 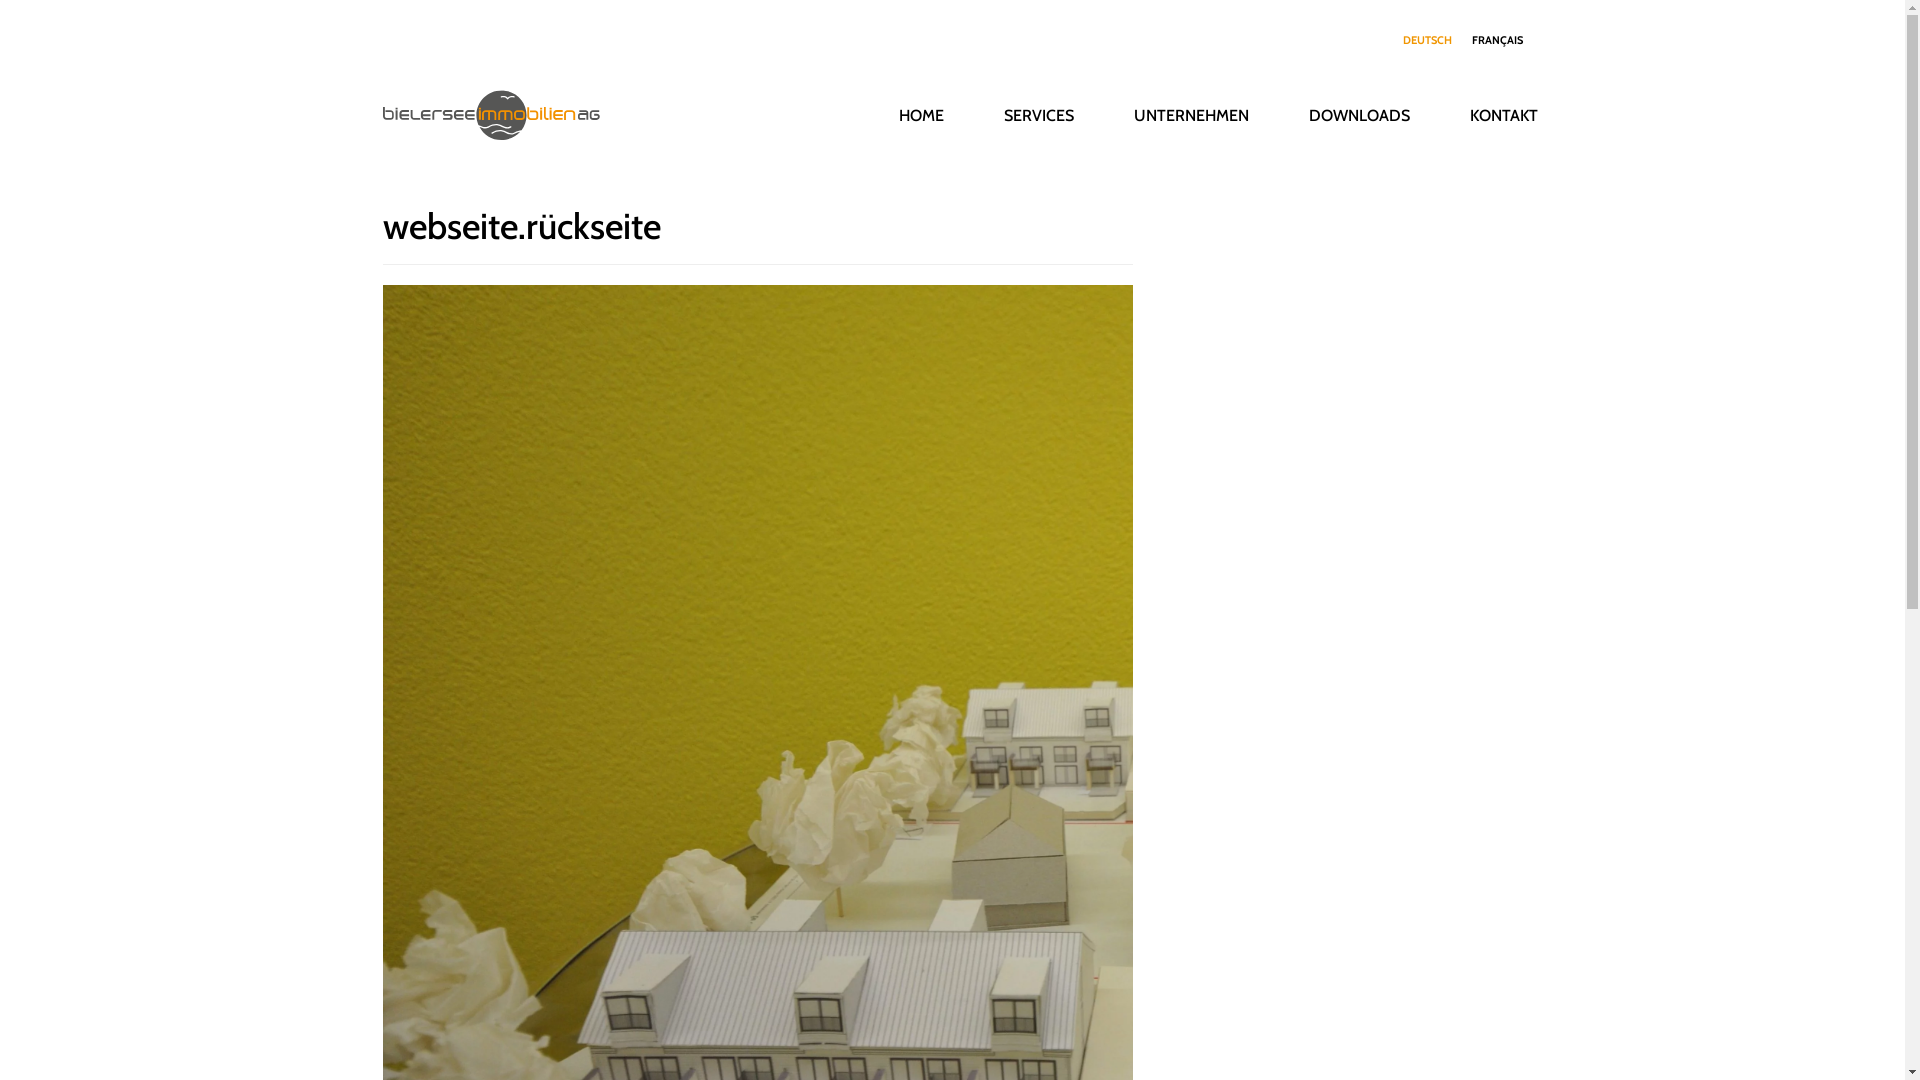 What do you see at coordinates (1038, 115) in the screenshot?
I see `'SERVICES'` at bounding box center [1038, 115].